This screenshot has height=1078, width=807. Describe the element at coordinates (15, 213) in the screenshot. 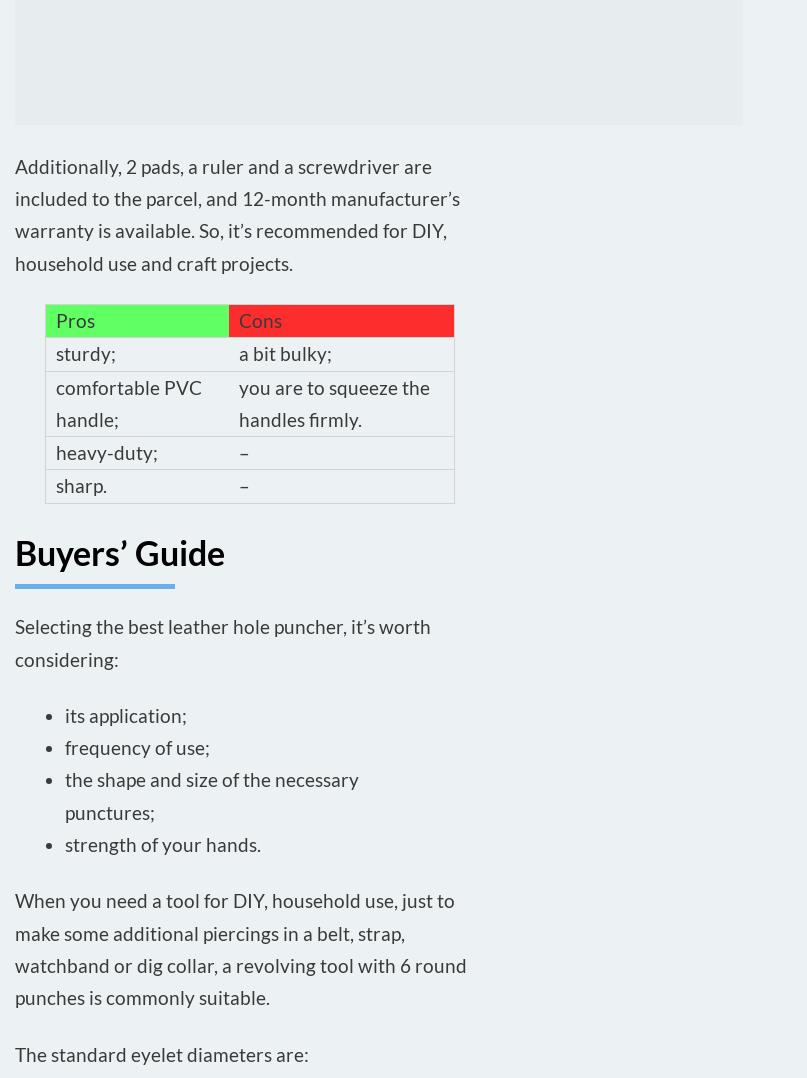

I see `'Additionally, 2 pads, a ruler and a screwdriver are included to the parcel, and 12-month manufacturer’s warranty is available. So, it’s recommended for DIY, household use and craft projects.'` at that location.